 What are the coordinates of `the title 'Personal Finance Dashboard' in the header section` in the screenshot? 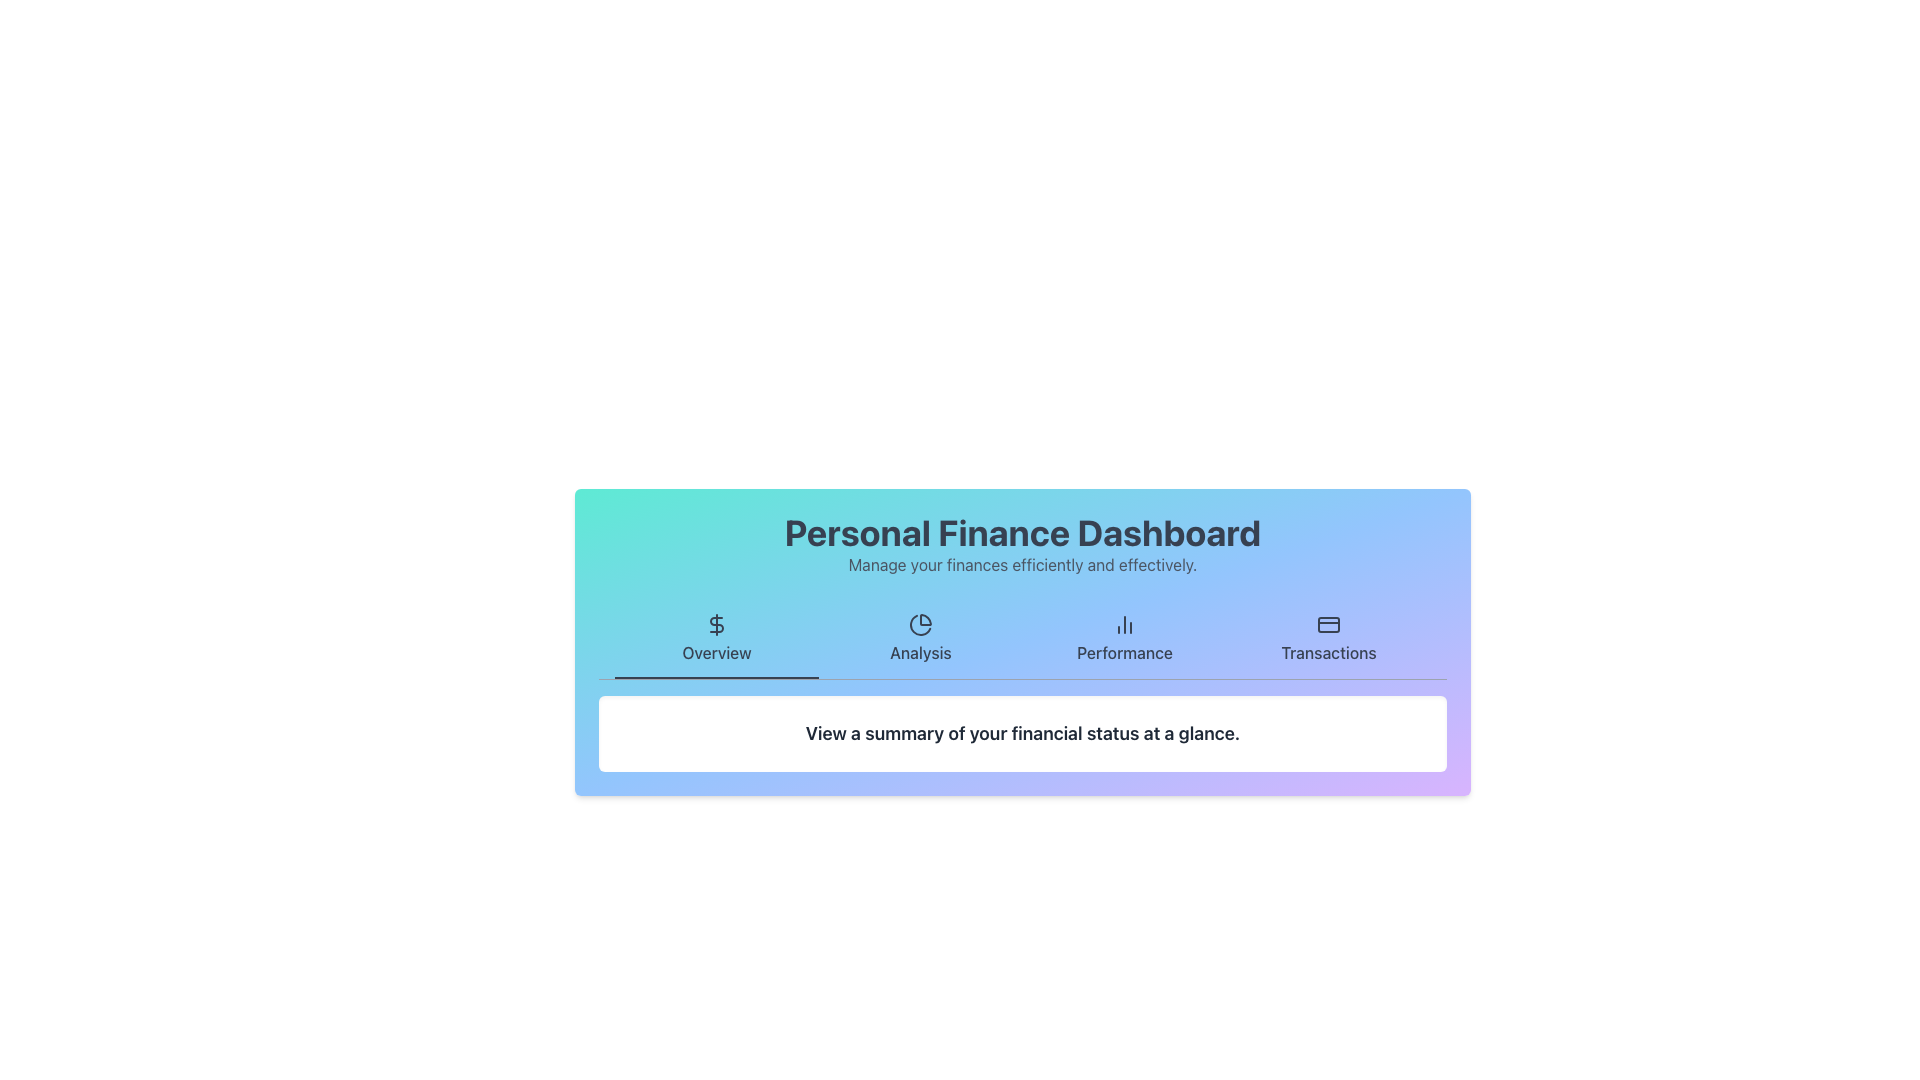 It's located at (1022, 544).